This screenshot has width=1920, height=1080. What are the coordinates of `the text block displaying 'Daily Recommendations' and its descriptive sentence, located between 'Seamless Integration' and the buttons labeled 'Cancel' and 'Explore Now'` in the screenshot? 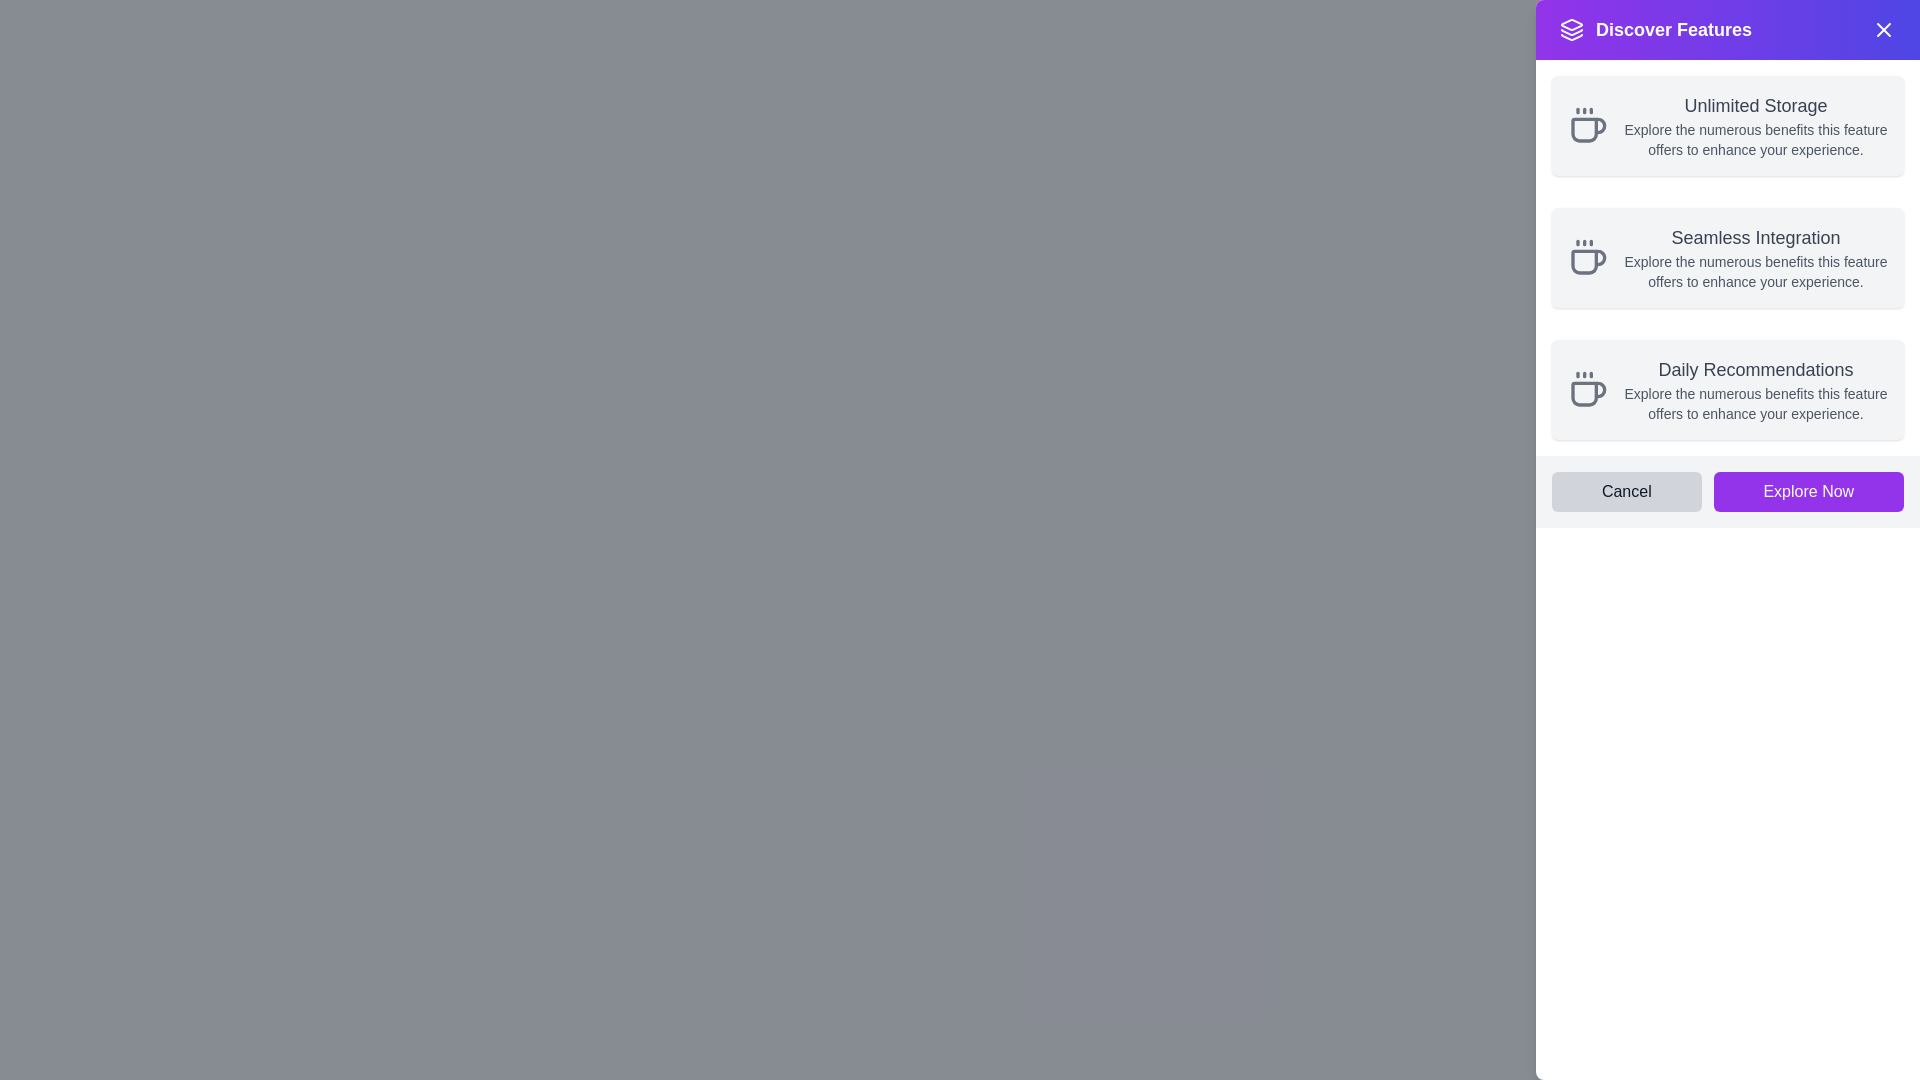 It's located at (1755, 389).